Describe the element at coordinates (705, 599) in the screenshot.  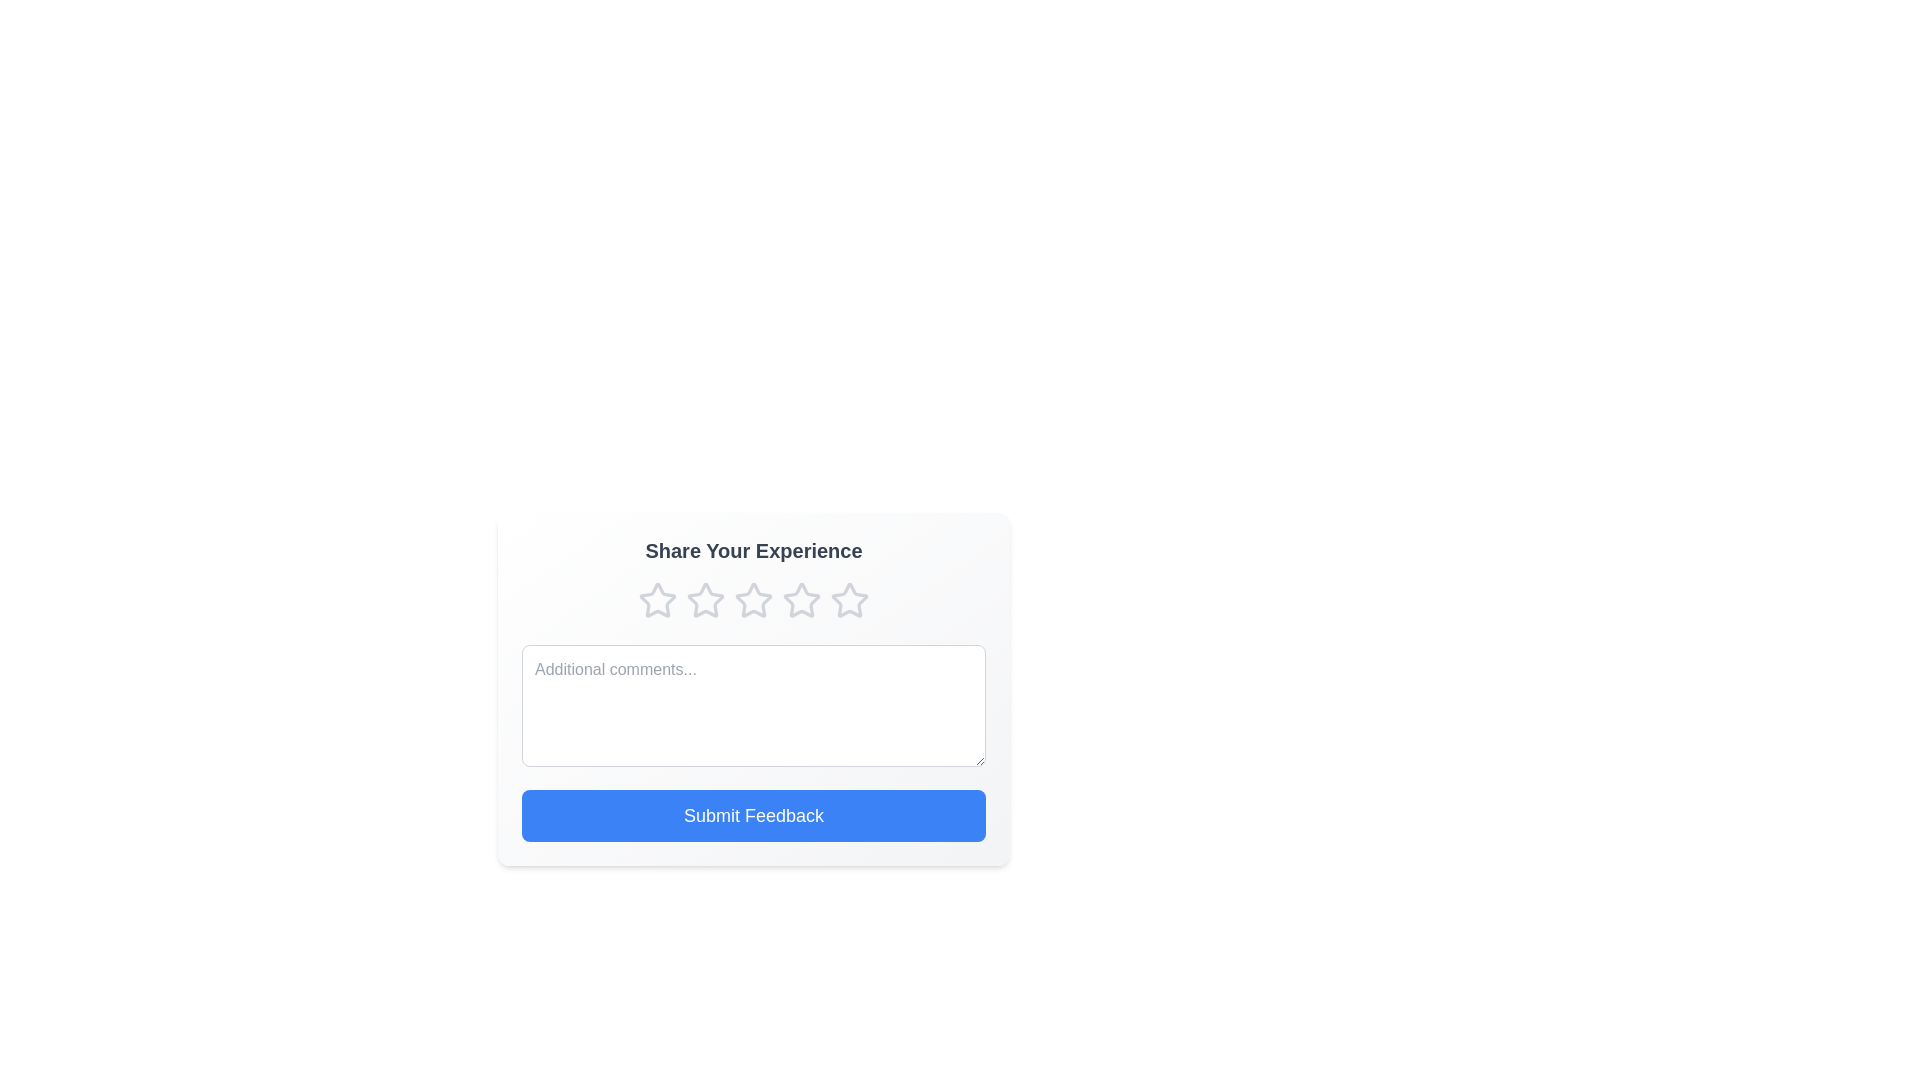
I see `the second hollow star icon in the row of five stars to rate it as 2 stars` at that location.